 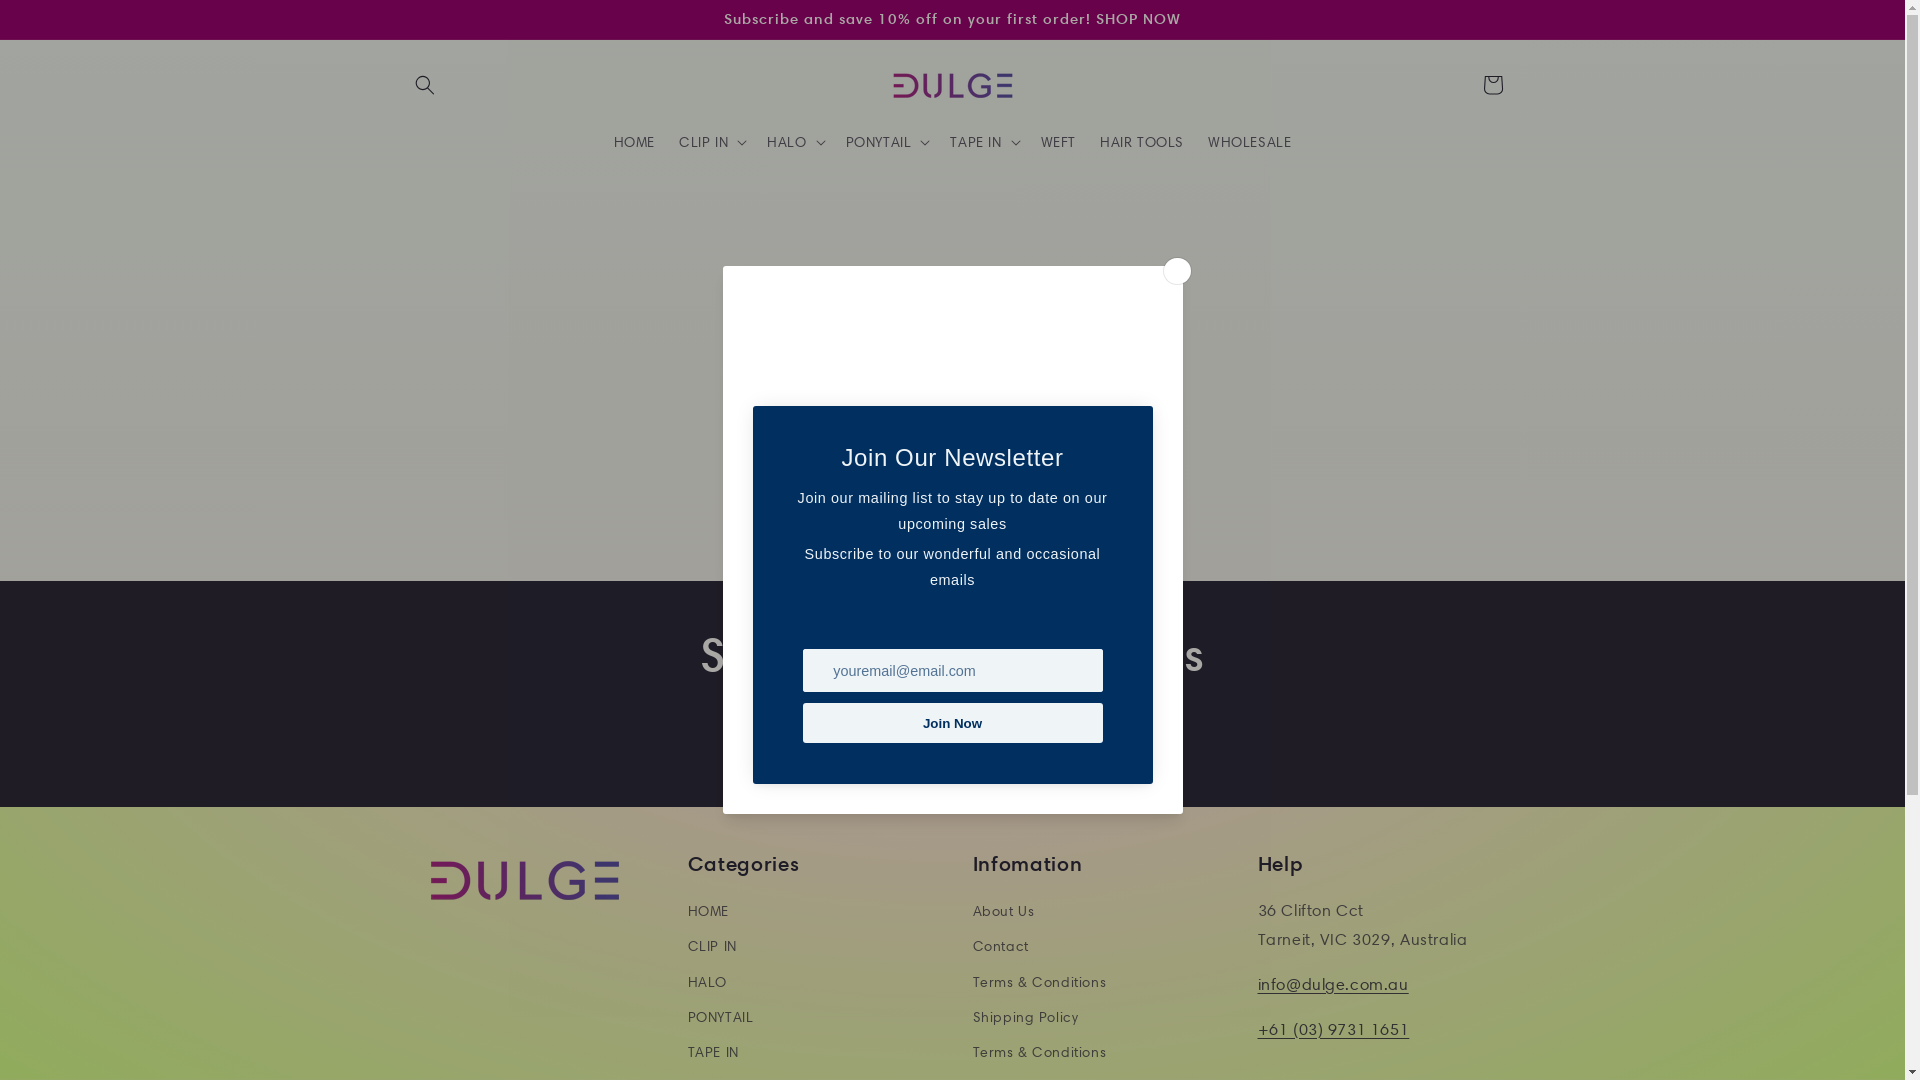 What do you see at coordinates (1057, 141) in the screenshot?
I see `'WEFT'` at bounding box center [1057, 141].